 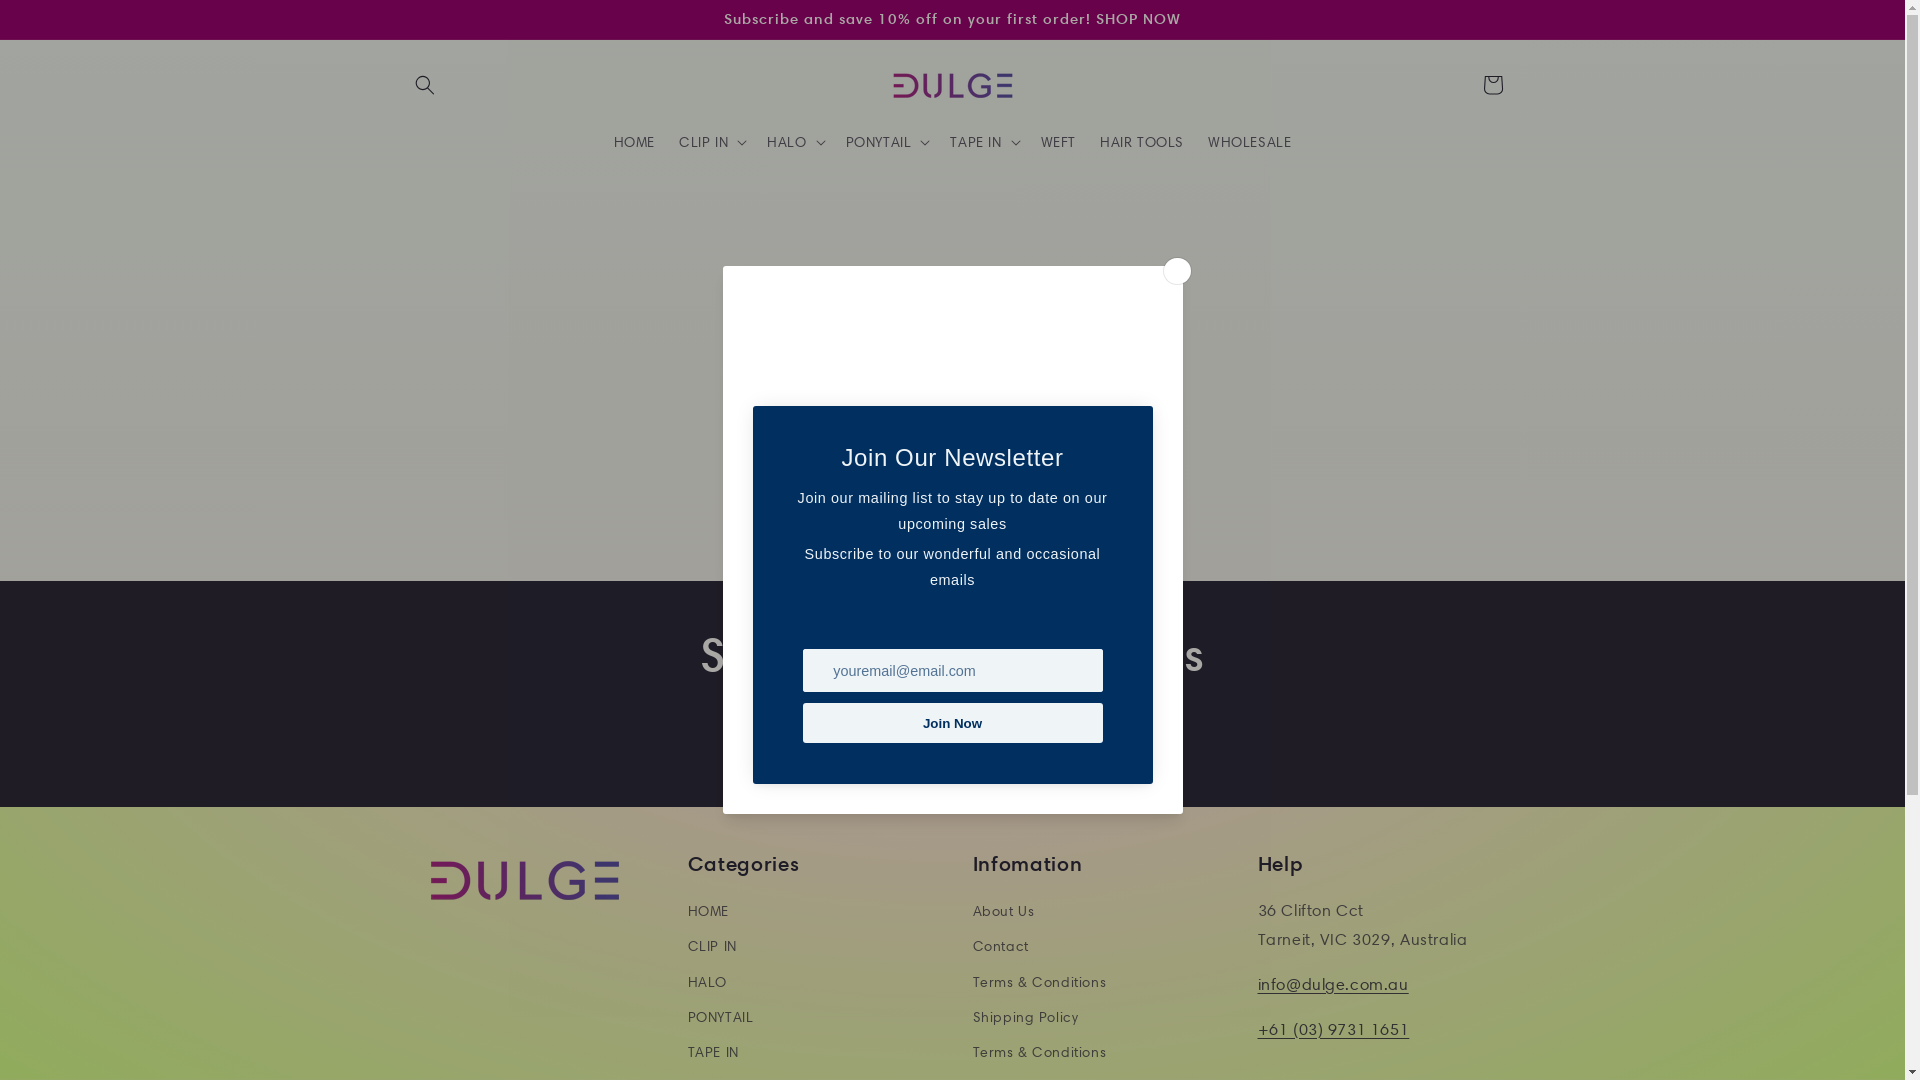 What do you see at coordinates (1057, 141) in the screenshot?
I see `'WEFT'` at bounding box center [1057, 141].